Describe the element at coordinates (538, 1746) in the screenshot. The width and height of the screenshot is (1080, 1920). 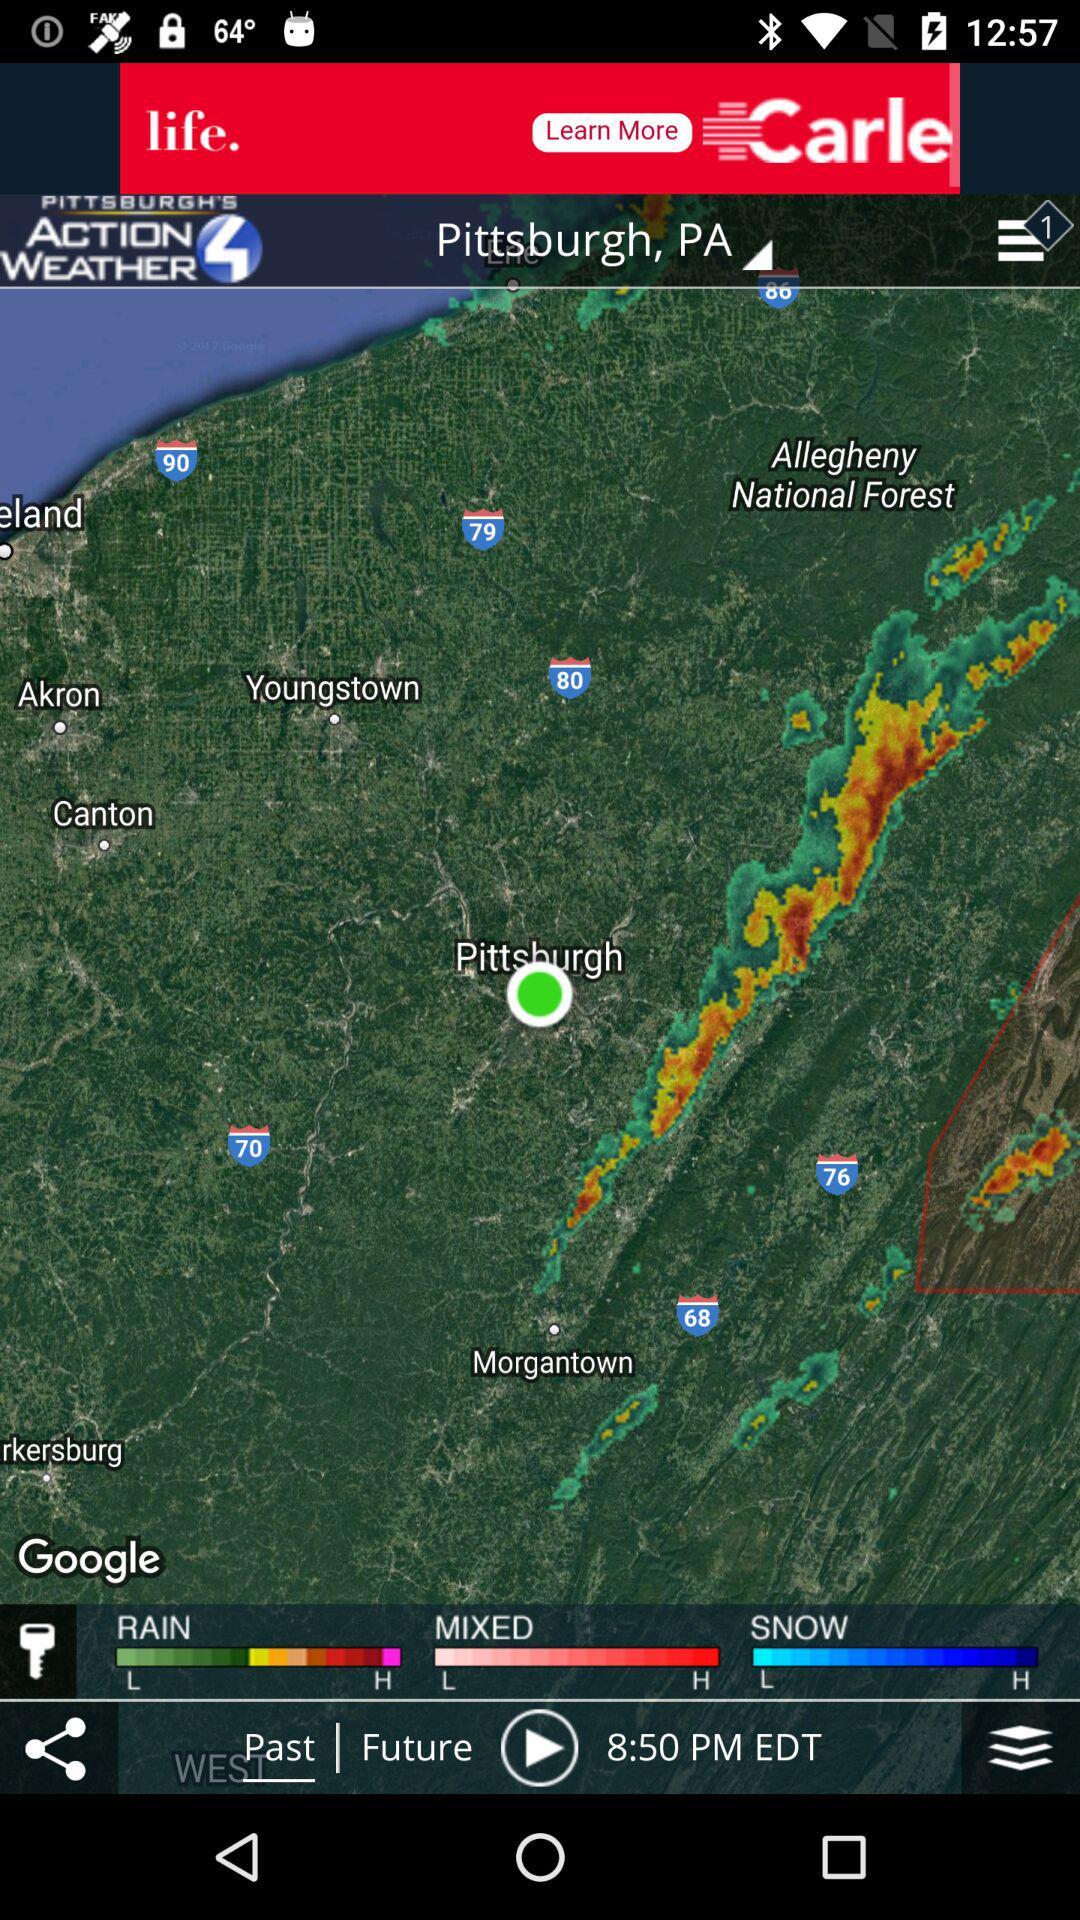
I see `icon to the right of future icon` at that location.